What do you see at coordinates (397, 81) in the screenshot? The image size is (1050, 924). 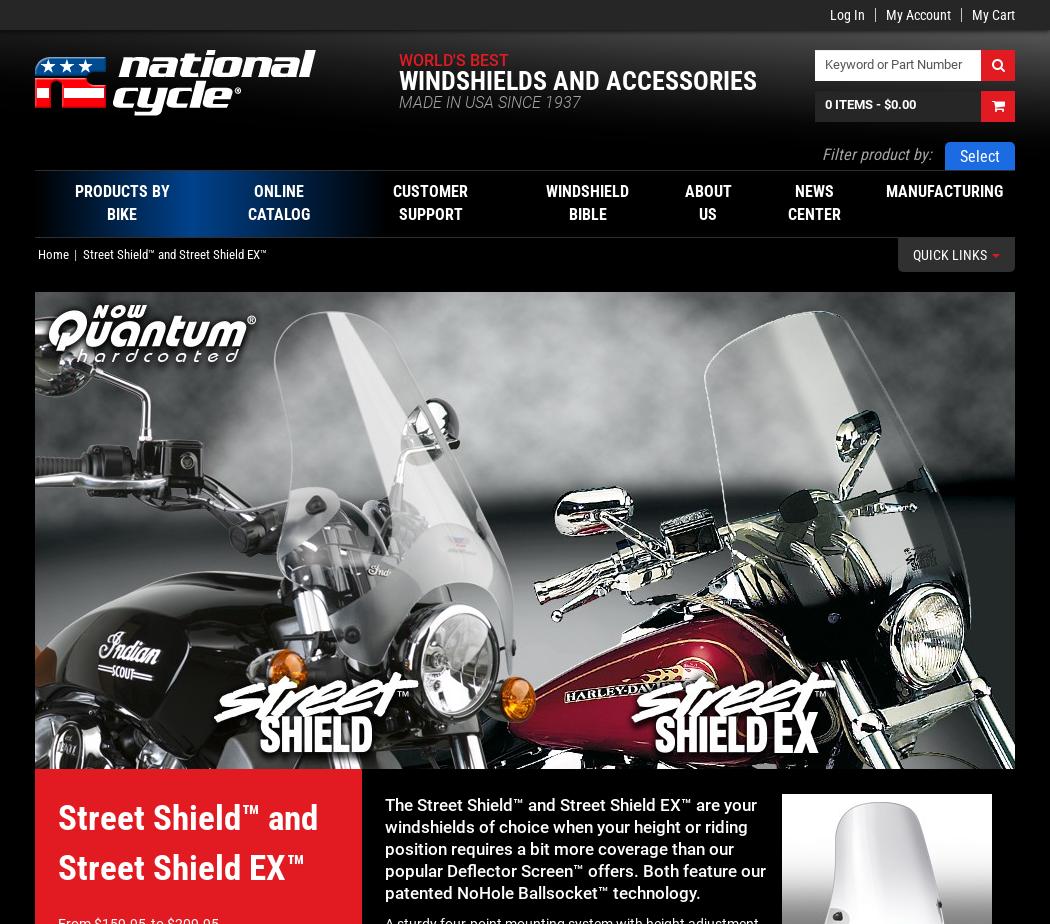 I see `'Windshields and Accessories'` at bounding box center [397, 81].